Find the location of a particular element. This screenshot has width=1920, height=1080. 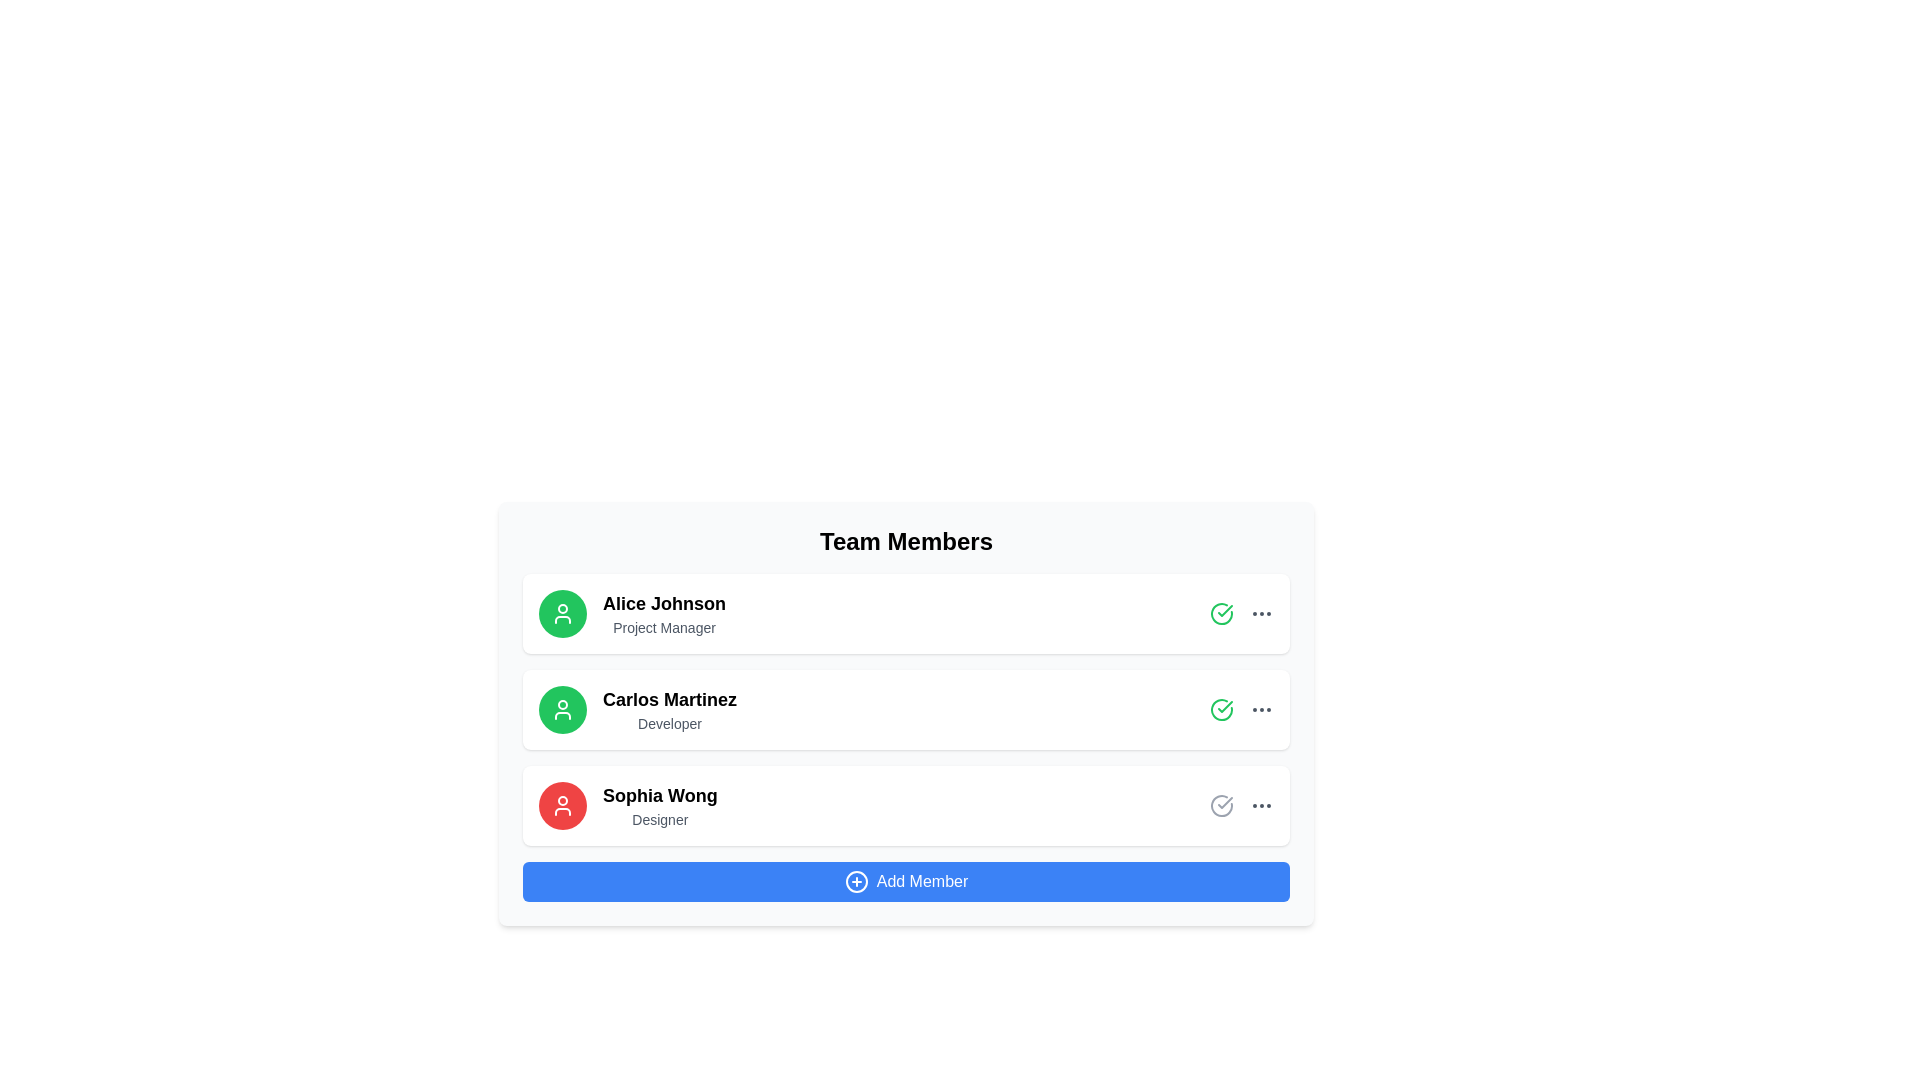

the List Item Card representing 'Alice Johnson', the Project Manager, located in the 'Team Members' section, which is the first card in the vertical list is located at coordinates (905, 612).